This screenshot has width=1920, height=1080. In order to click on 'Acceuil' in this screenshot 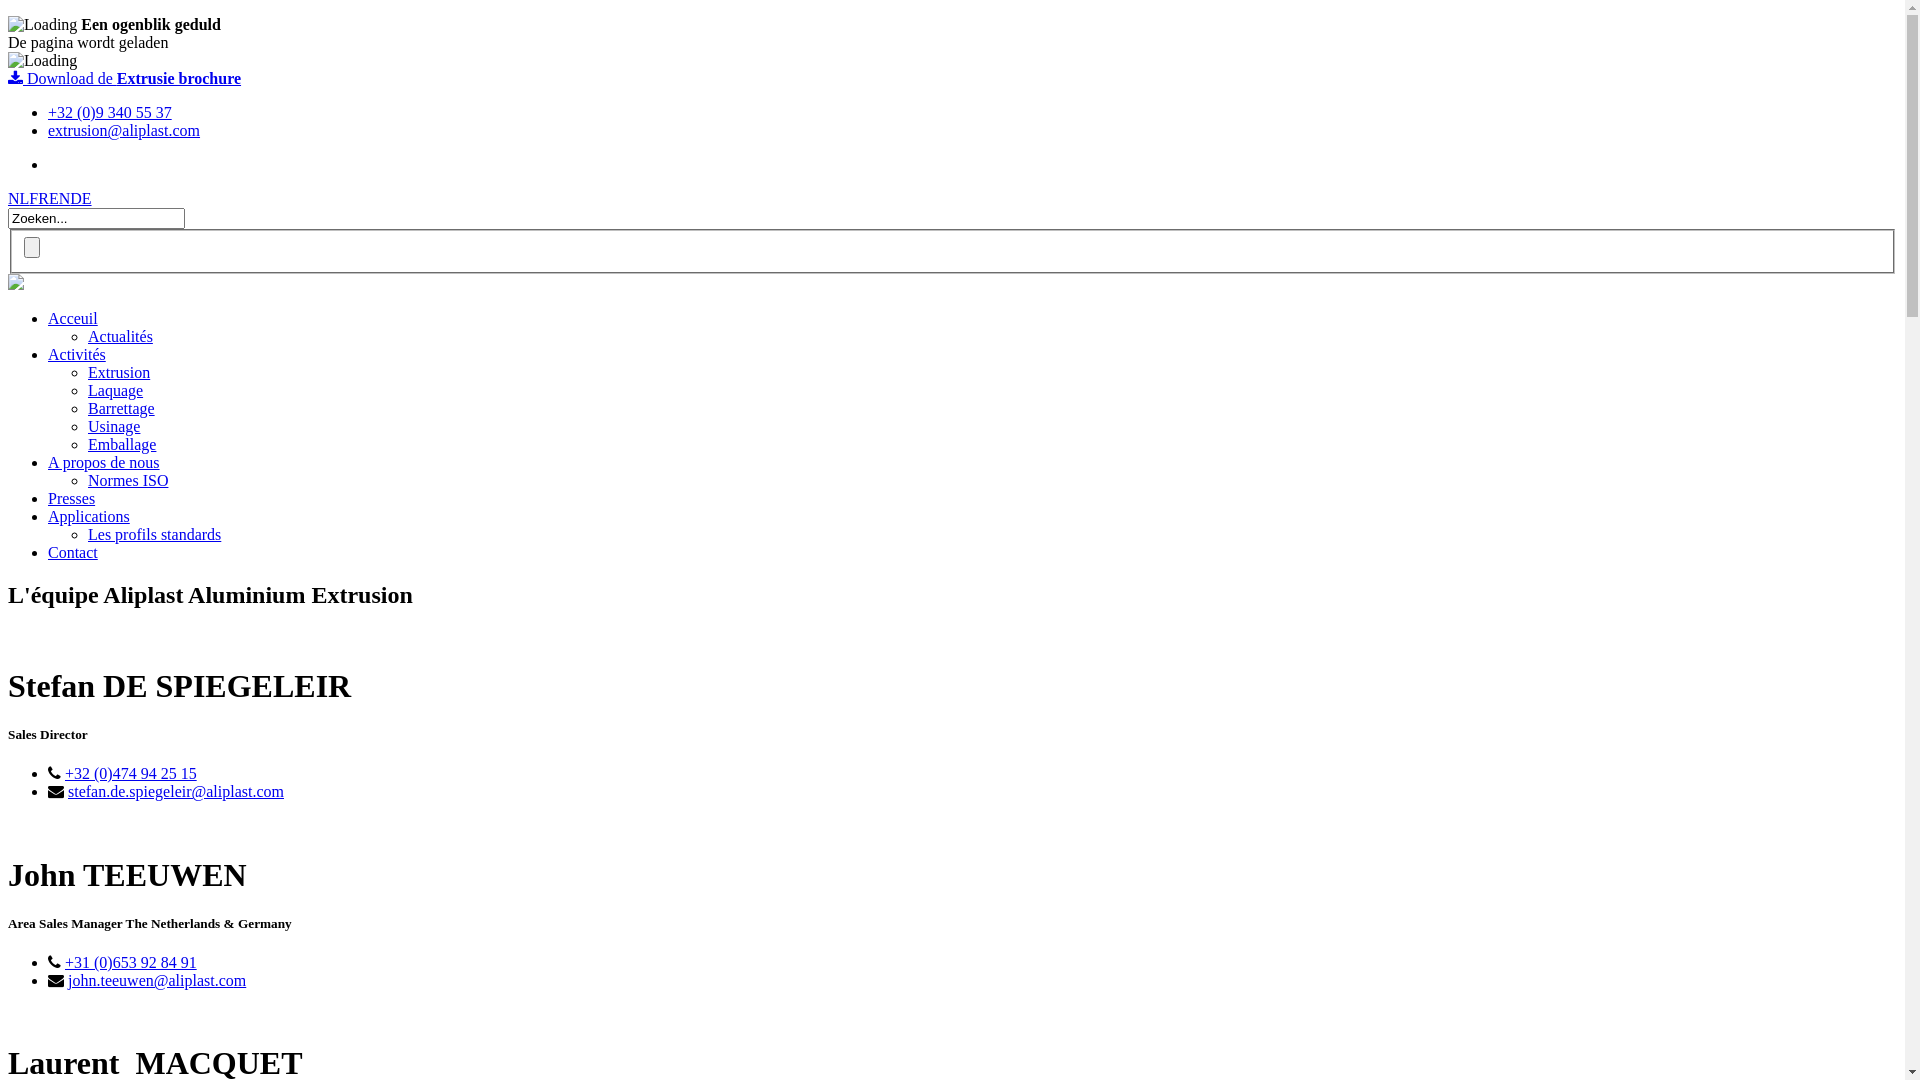, I will do `click(48, 317)`.